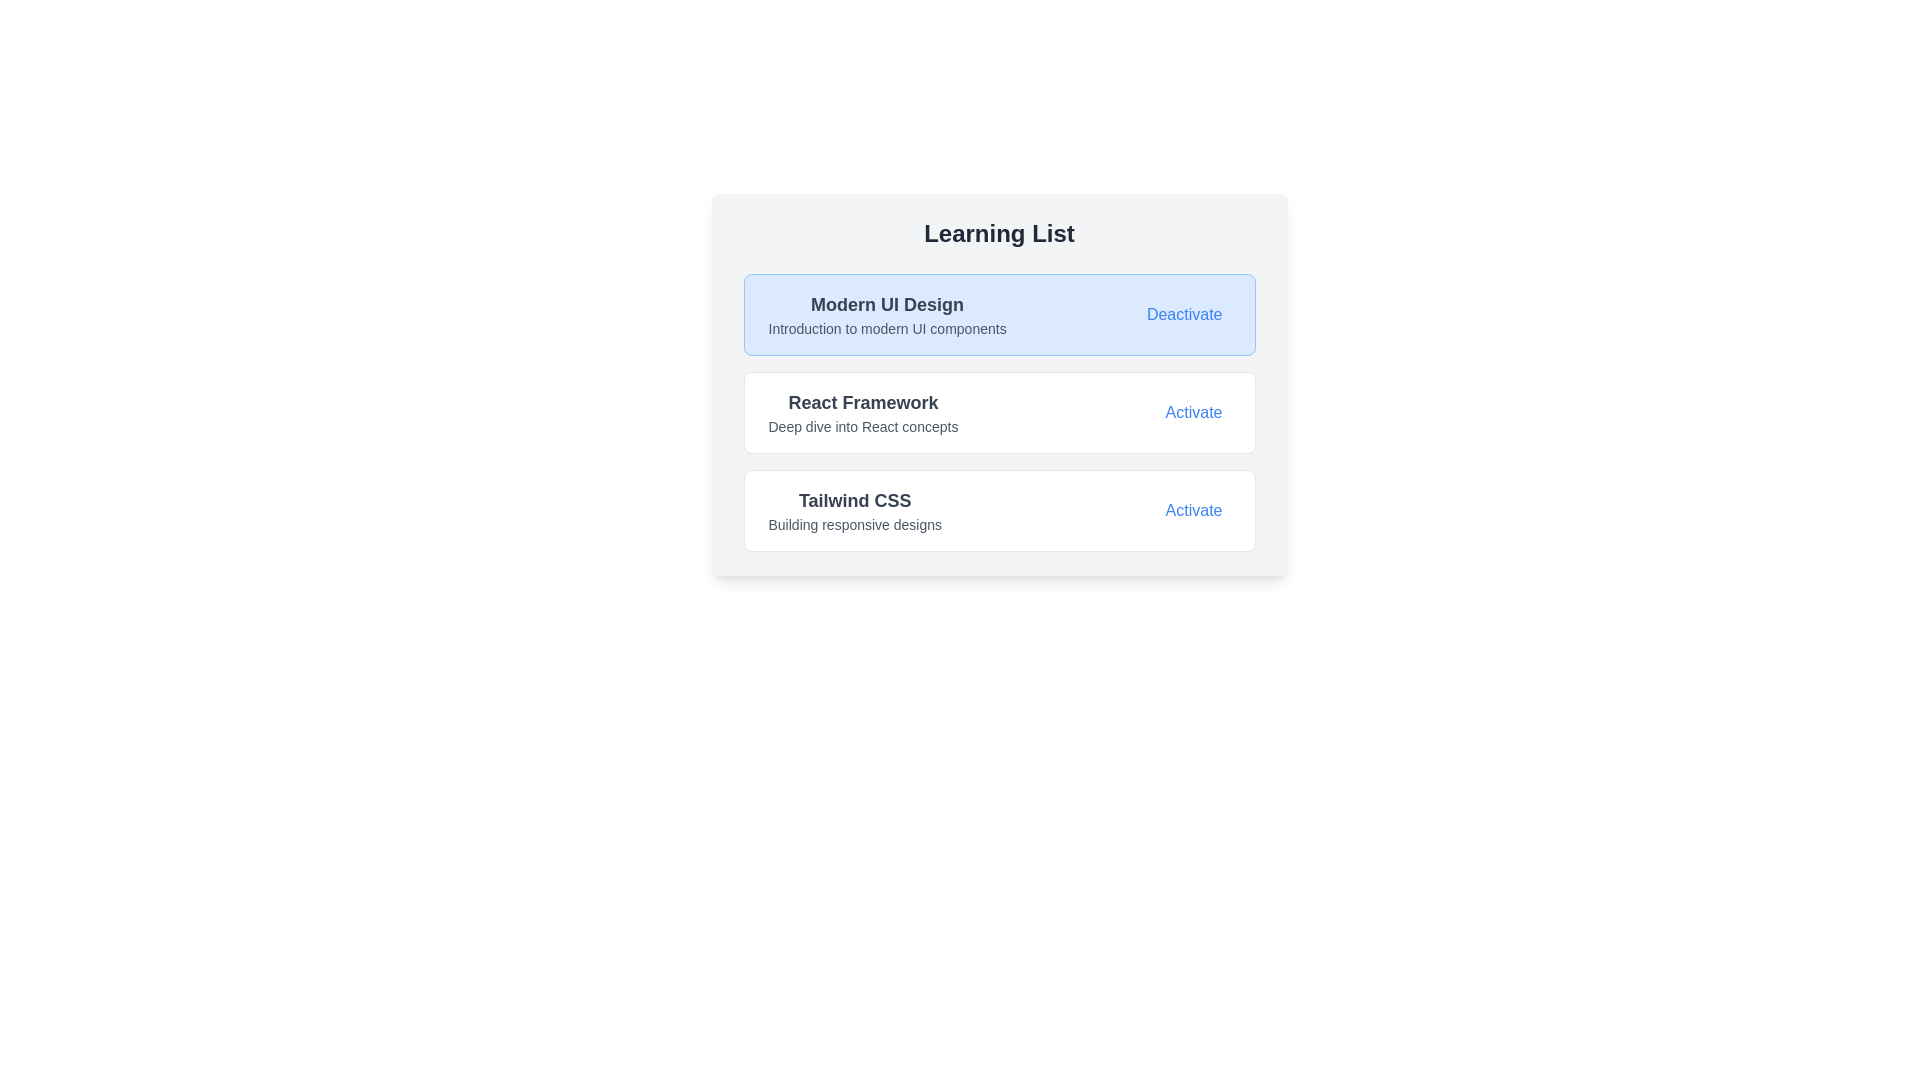  What do you see at coordinates (1194, 509) in the screenshot?
I see `the action button labeled 'Activate' for the item 'Tailwind CSS'` at bounding box center [1194, 509].